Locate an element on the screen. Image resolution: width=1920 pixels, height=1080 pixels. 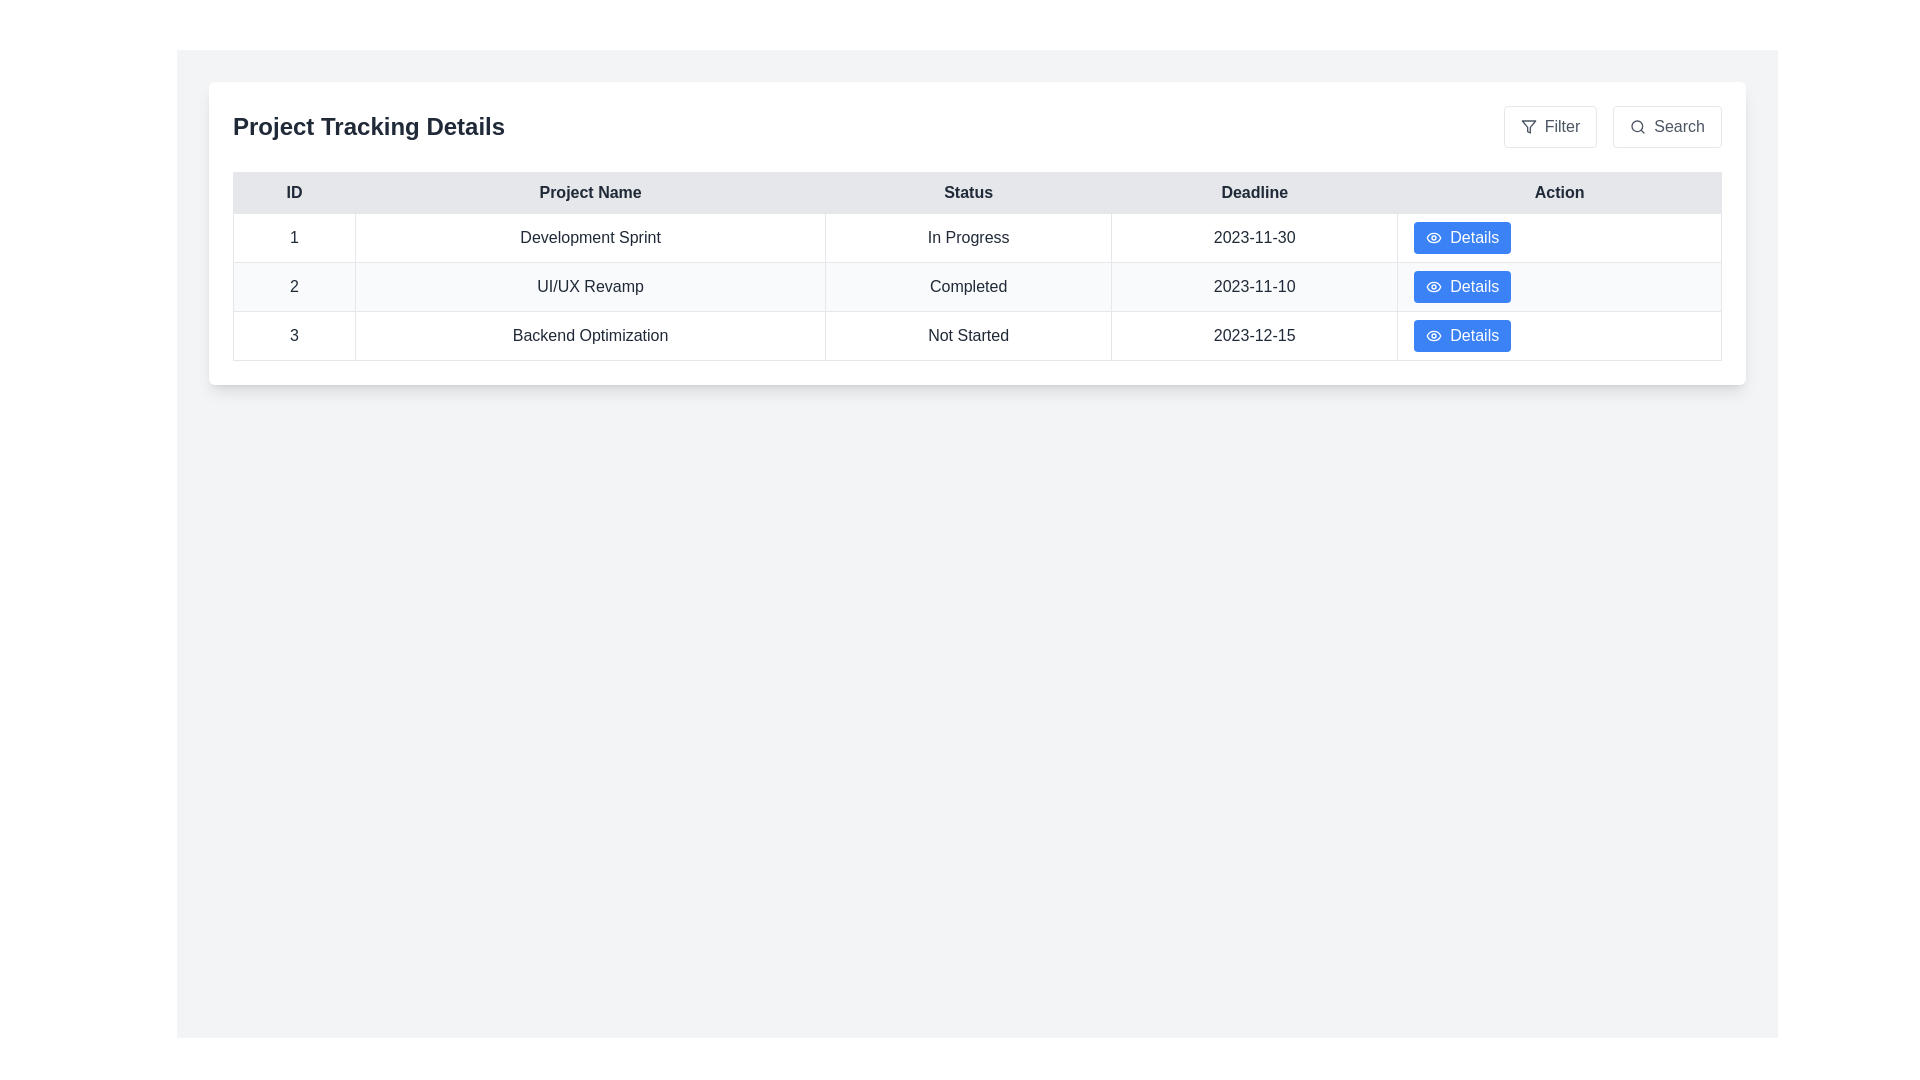
the text display showing '2023-11-10', which is located in the fourth column (Deadline) of the second row (UI/UX Revamp) in the grid structure is located at coordinates (1253, 286).